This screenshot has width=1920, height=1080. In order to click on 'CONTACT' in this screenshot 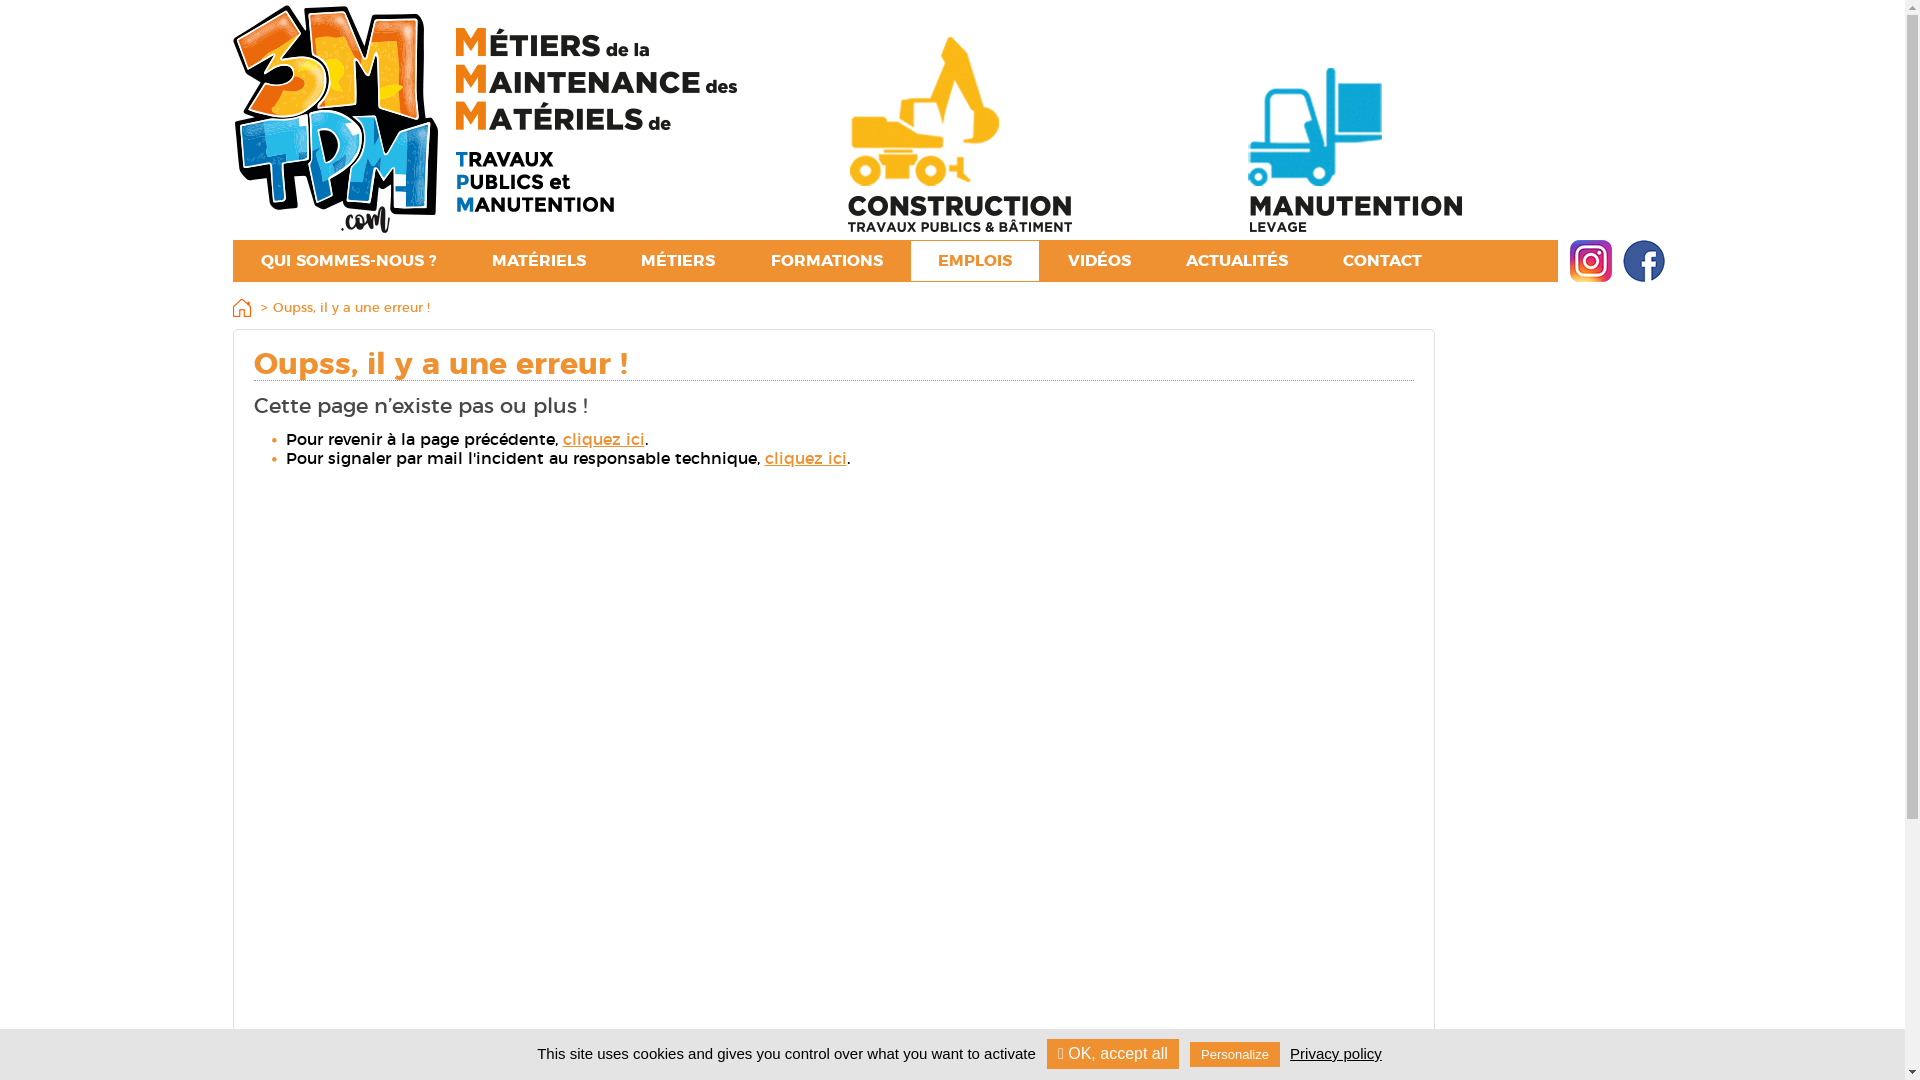, I will do `click(1381, 260)`.